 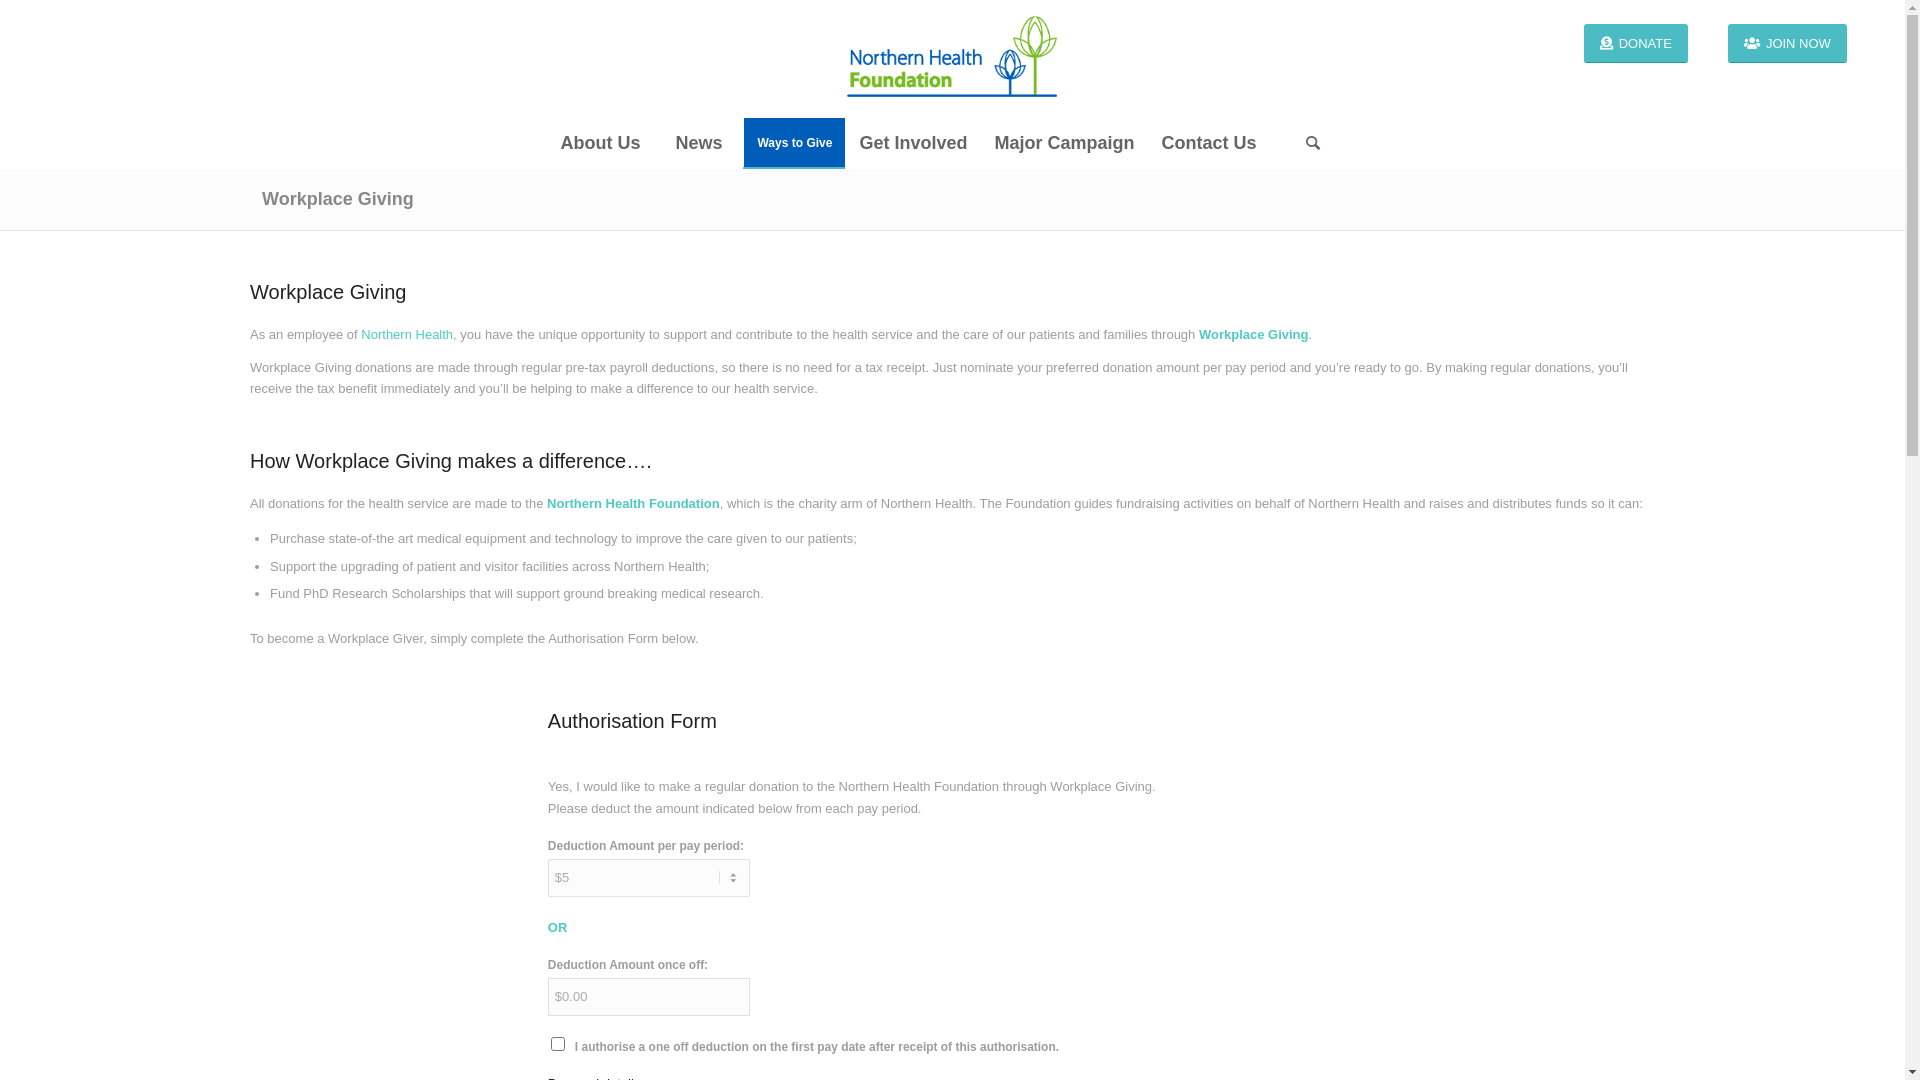 What do you see at coordinates (1207, 141) in the screenshot?
I see `'Contact Us'` at bounding box center [1207, 141].